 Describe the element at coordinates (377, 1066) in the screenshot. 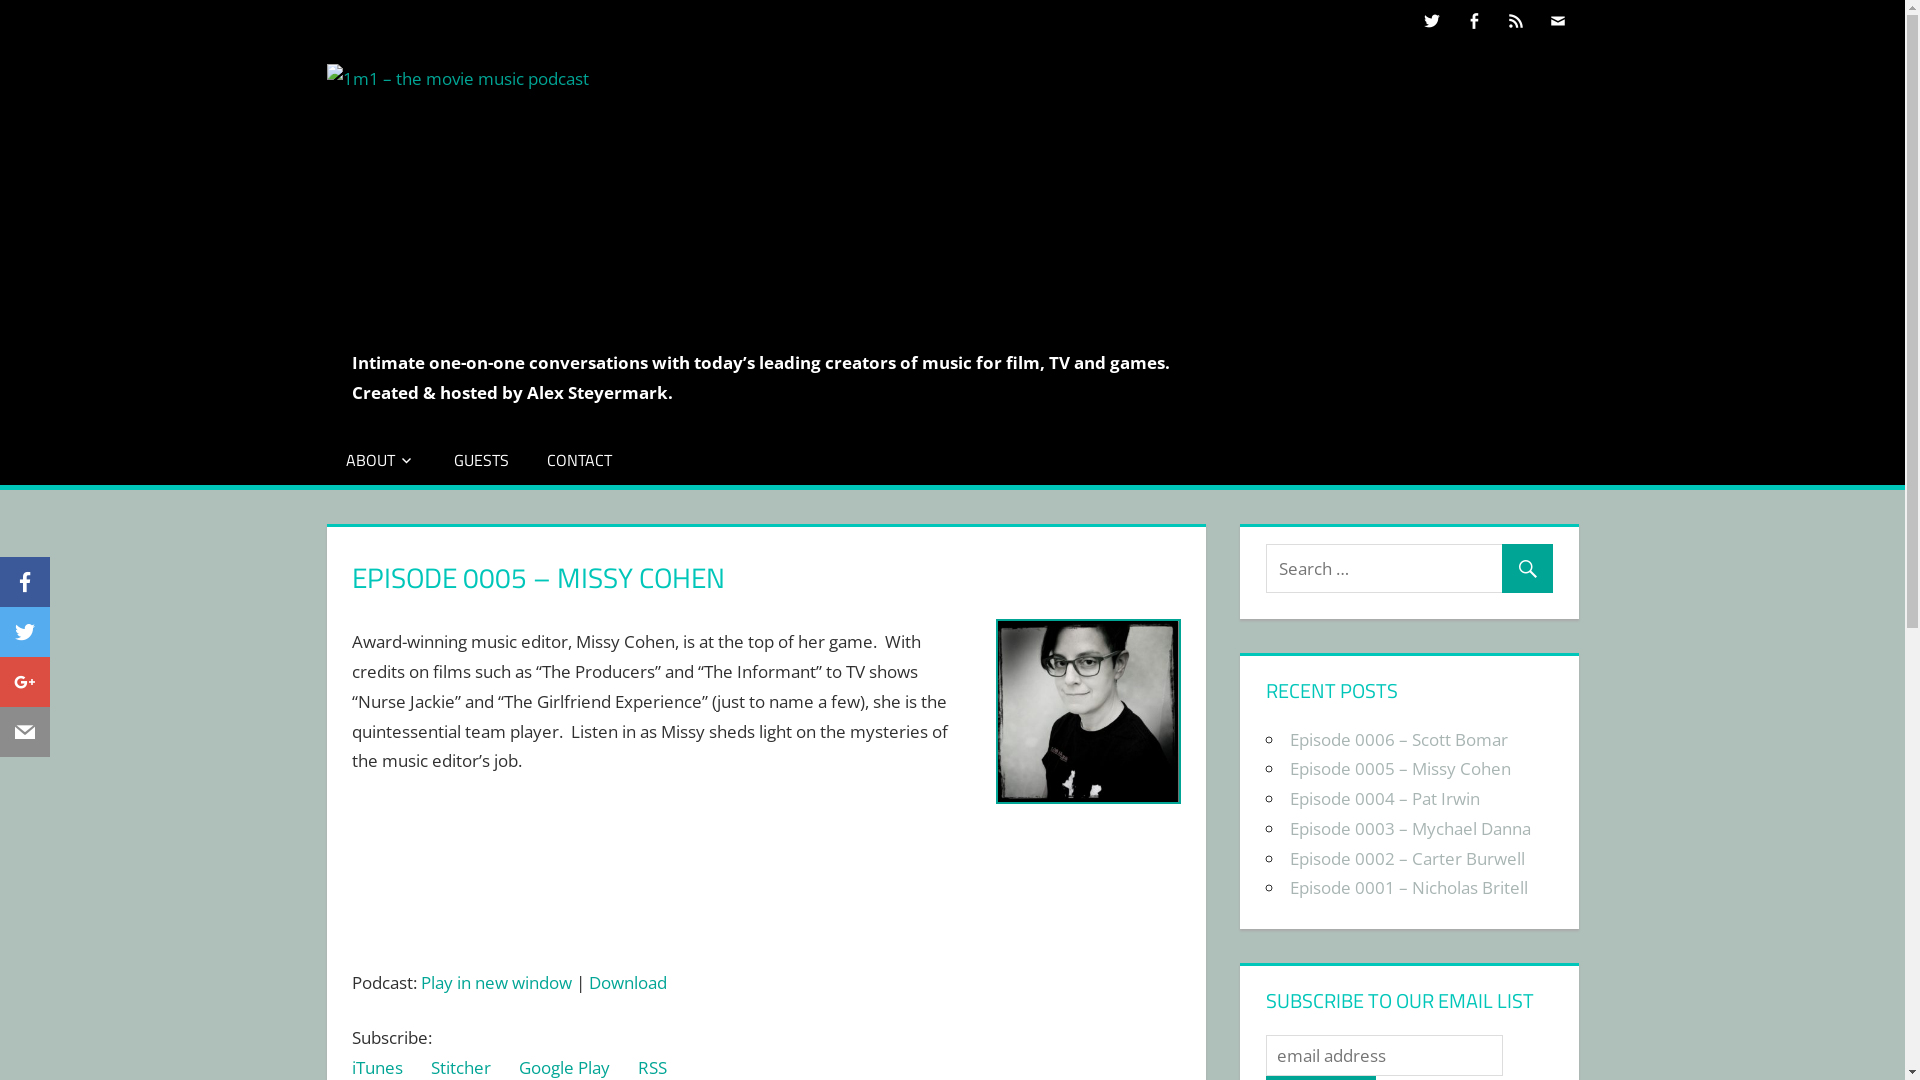

I see `'iTunes'` at that location.